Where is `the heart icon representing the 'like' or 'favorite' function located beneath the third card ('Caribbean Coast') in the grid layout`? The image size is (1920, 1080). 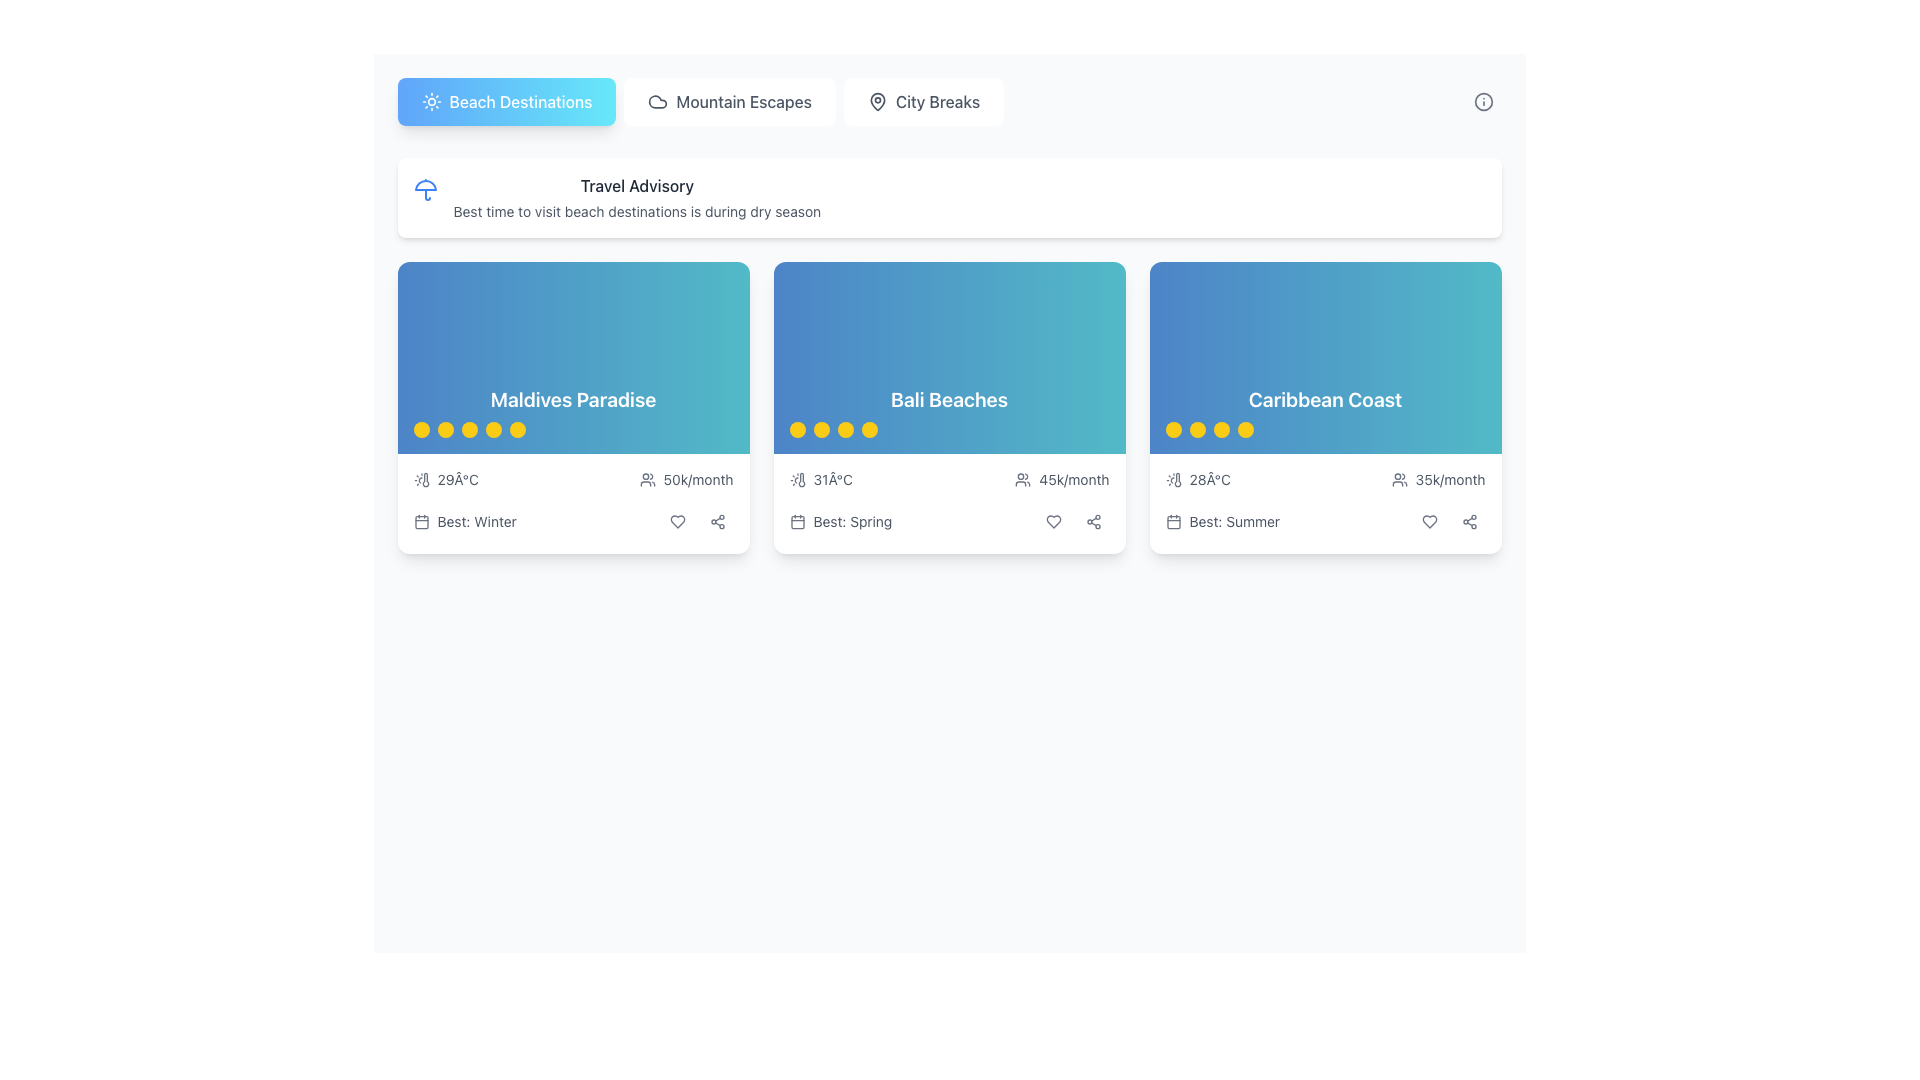 the heart icon representing the 'like' or 'favorite' function located beneath the third card ('Caribbean Coast') in the grid layout is located at coordinates (1428, 520).